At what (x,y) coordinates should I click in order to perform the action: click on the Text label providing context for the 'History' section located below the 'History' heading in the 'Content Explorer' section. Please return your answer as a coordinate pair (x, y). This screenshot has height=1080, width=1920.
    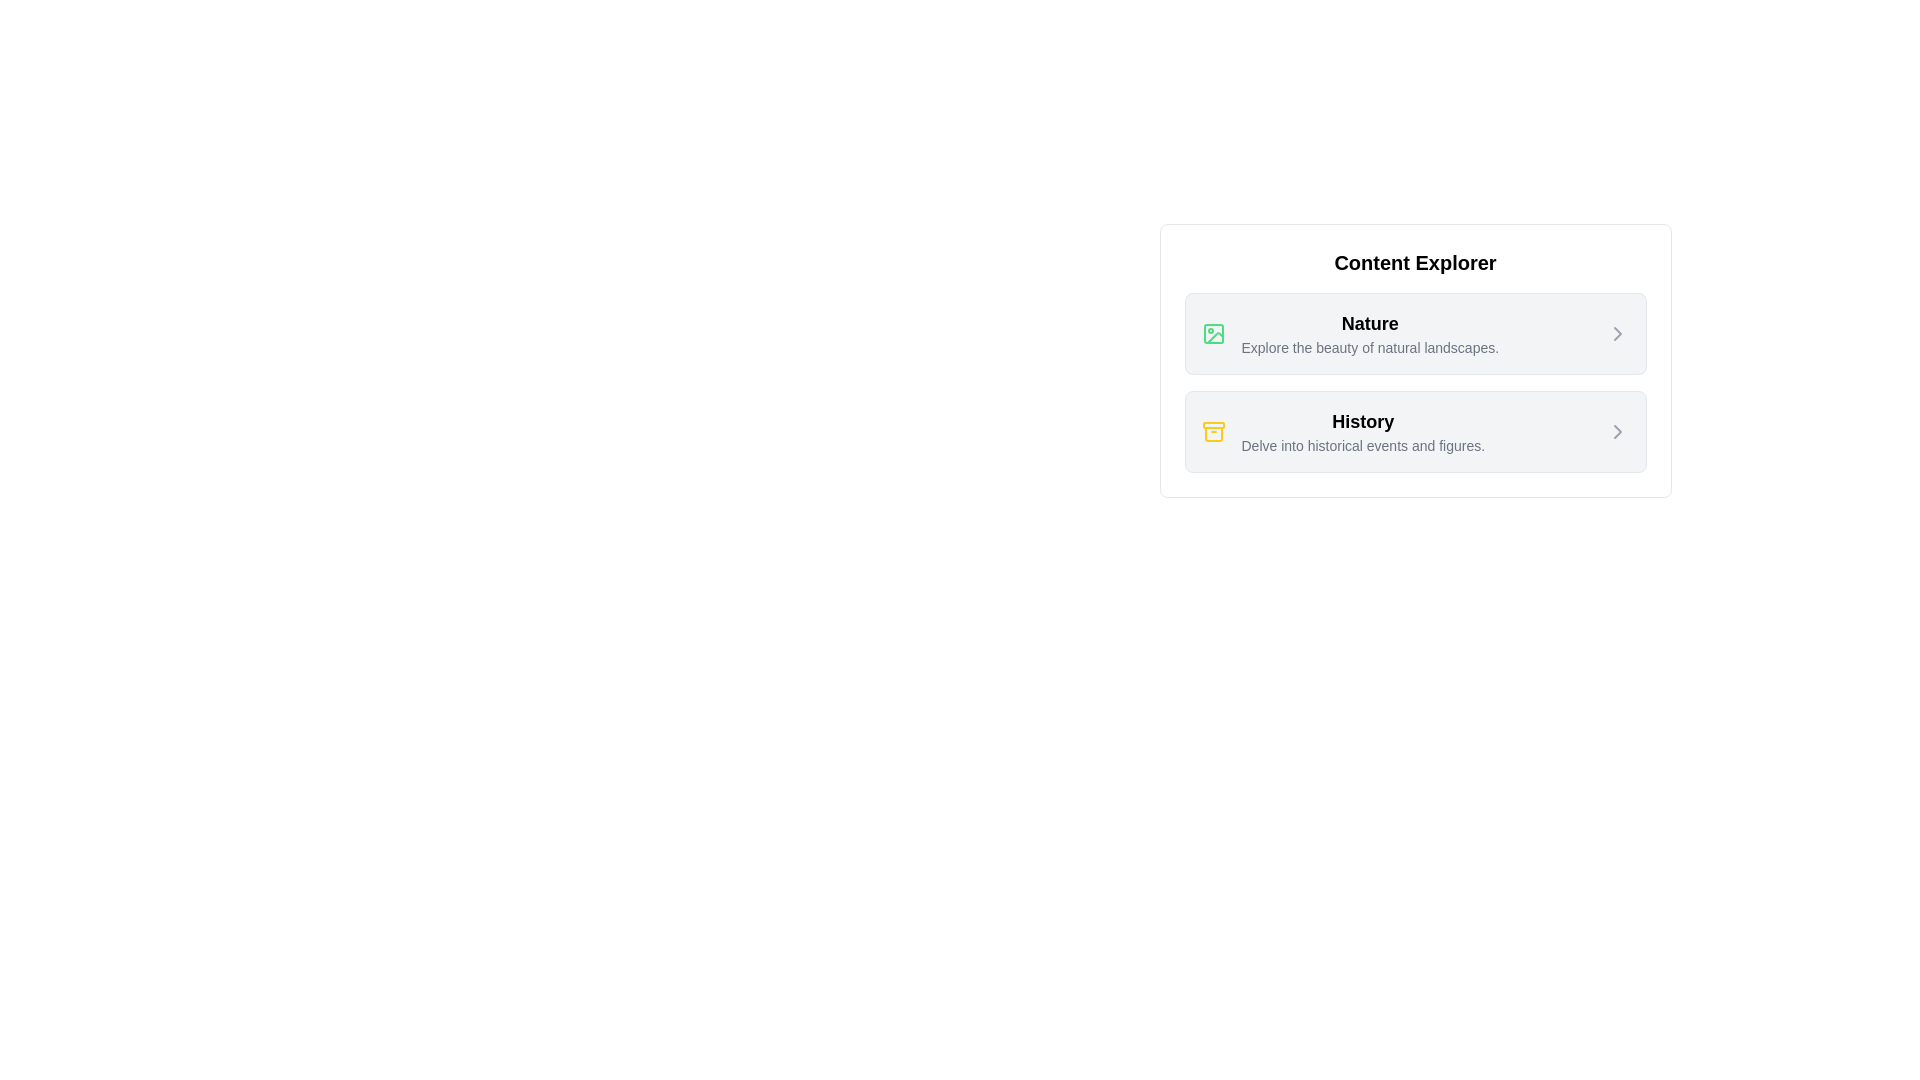
    Looking at the image, I should click on (1362, 445).